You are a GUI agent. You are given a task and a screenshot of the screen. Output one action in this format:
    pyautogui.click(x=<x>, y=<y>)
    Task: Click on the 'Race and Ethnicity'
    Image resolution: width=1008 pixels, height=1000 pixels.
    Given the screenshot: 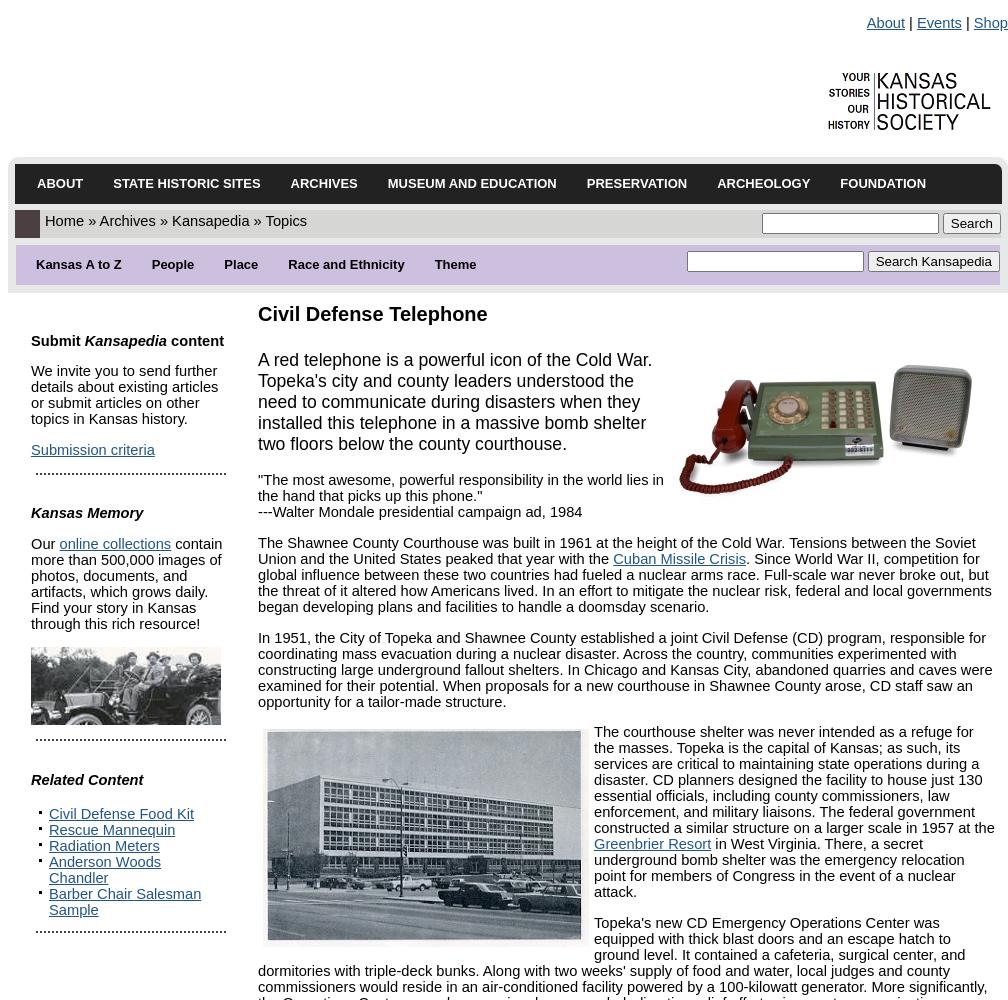 What is the action you would take?
    pyautogui.click(x=346, y=264)
    